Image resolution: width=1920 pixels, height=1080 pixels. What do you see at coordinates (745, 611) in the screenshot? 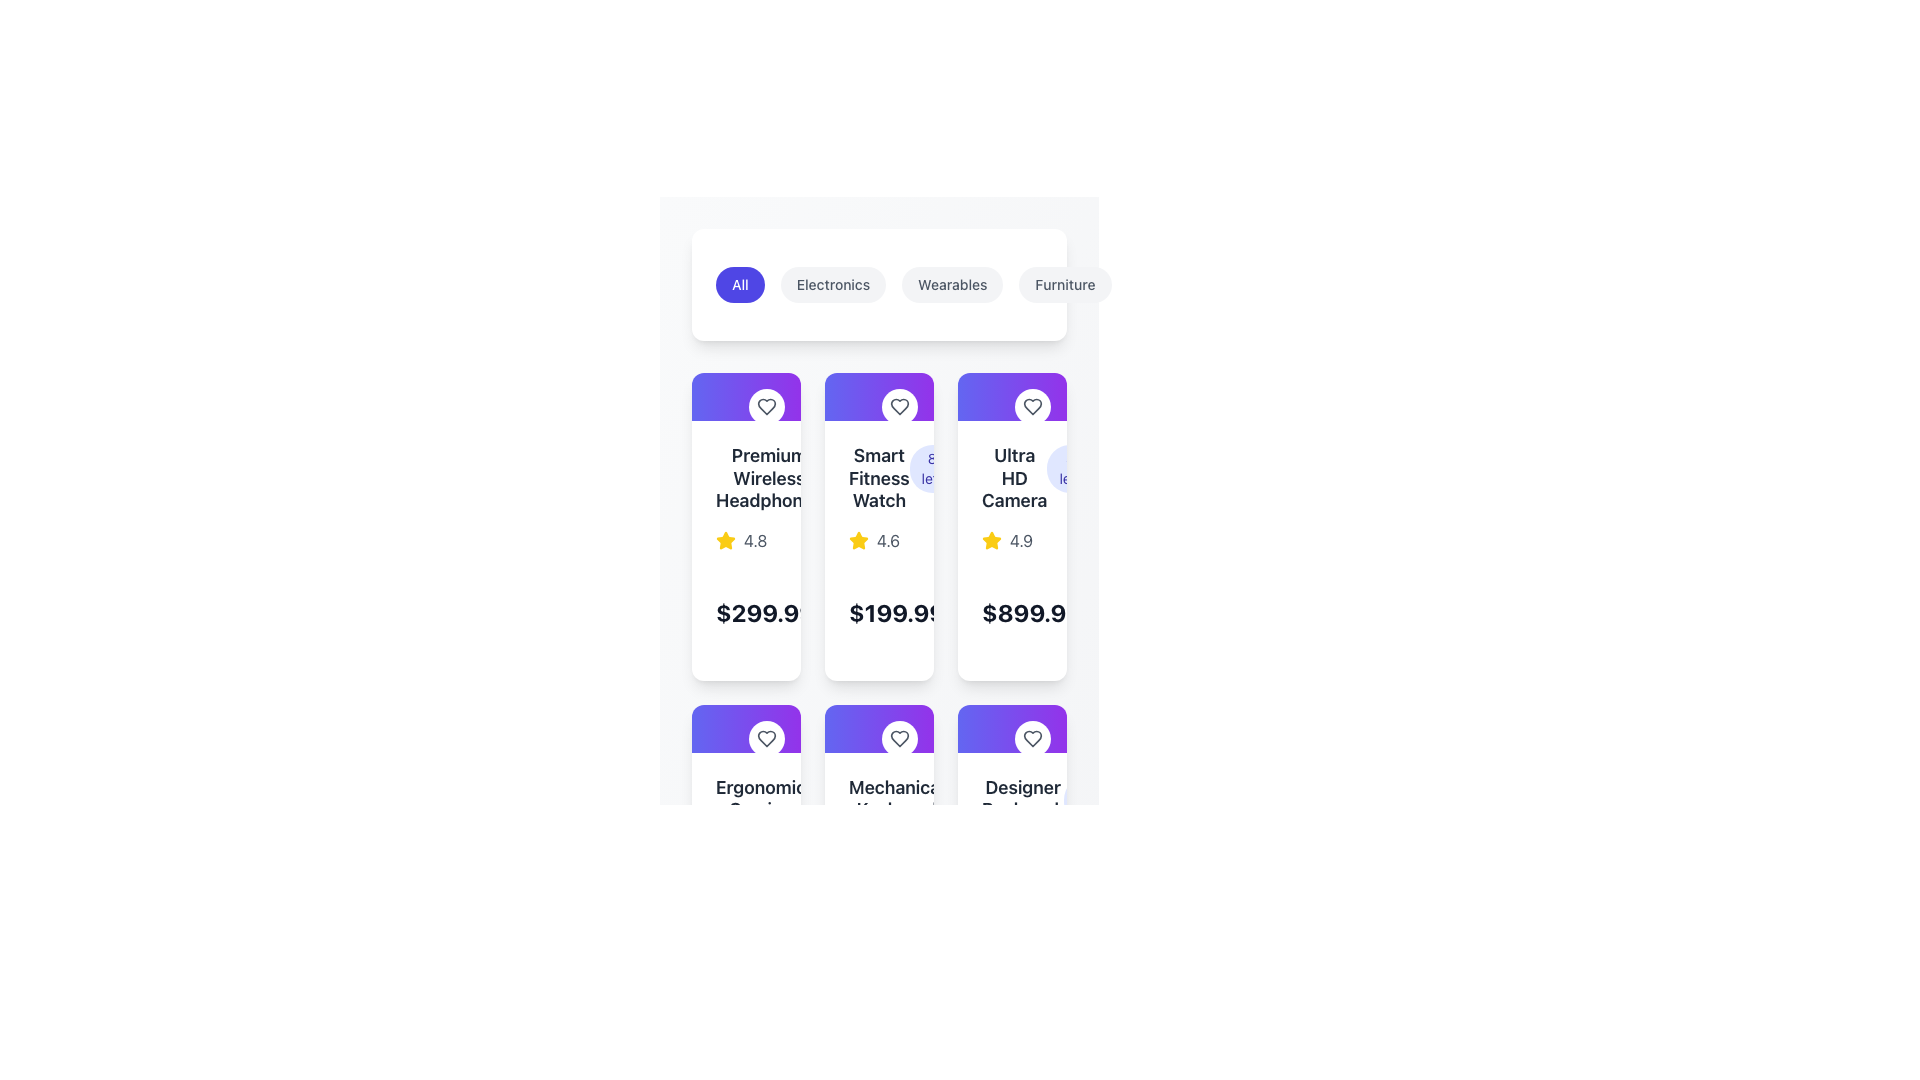
I see `price information displayed in the bold, large font format located below the rating indicator in the 'Premium Wireless Headphones' product card` at bounding box center [745, 611].